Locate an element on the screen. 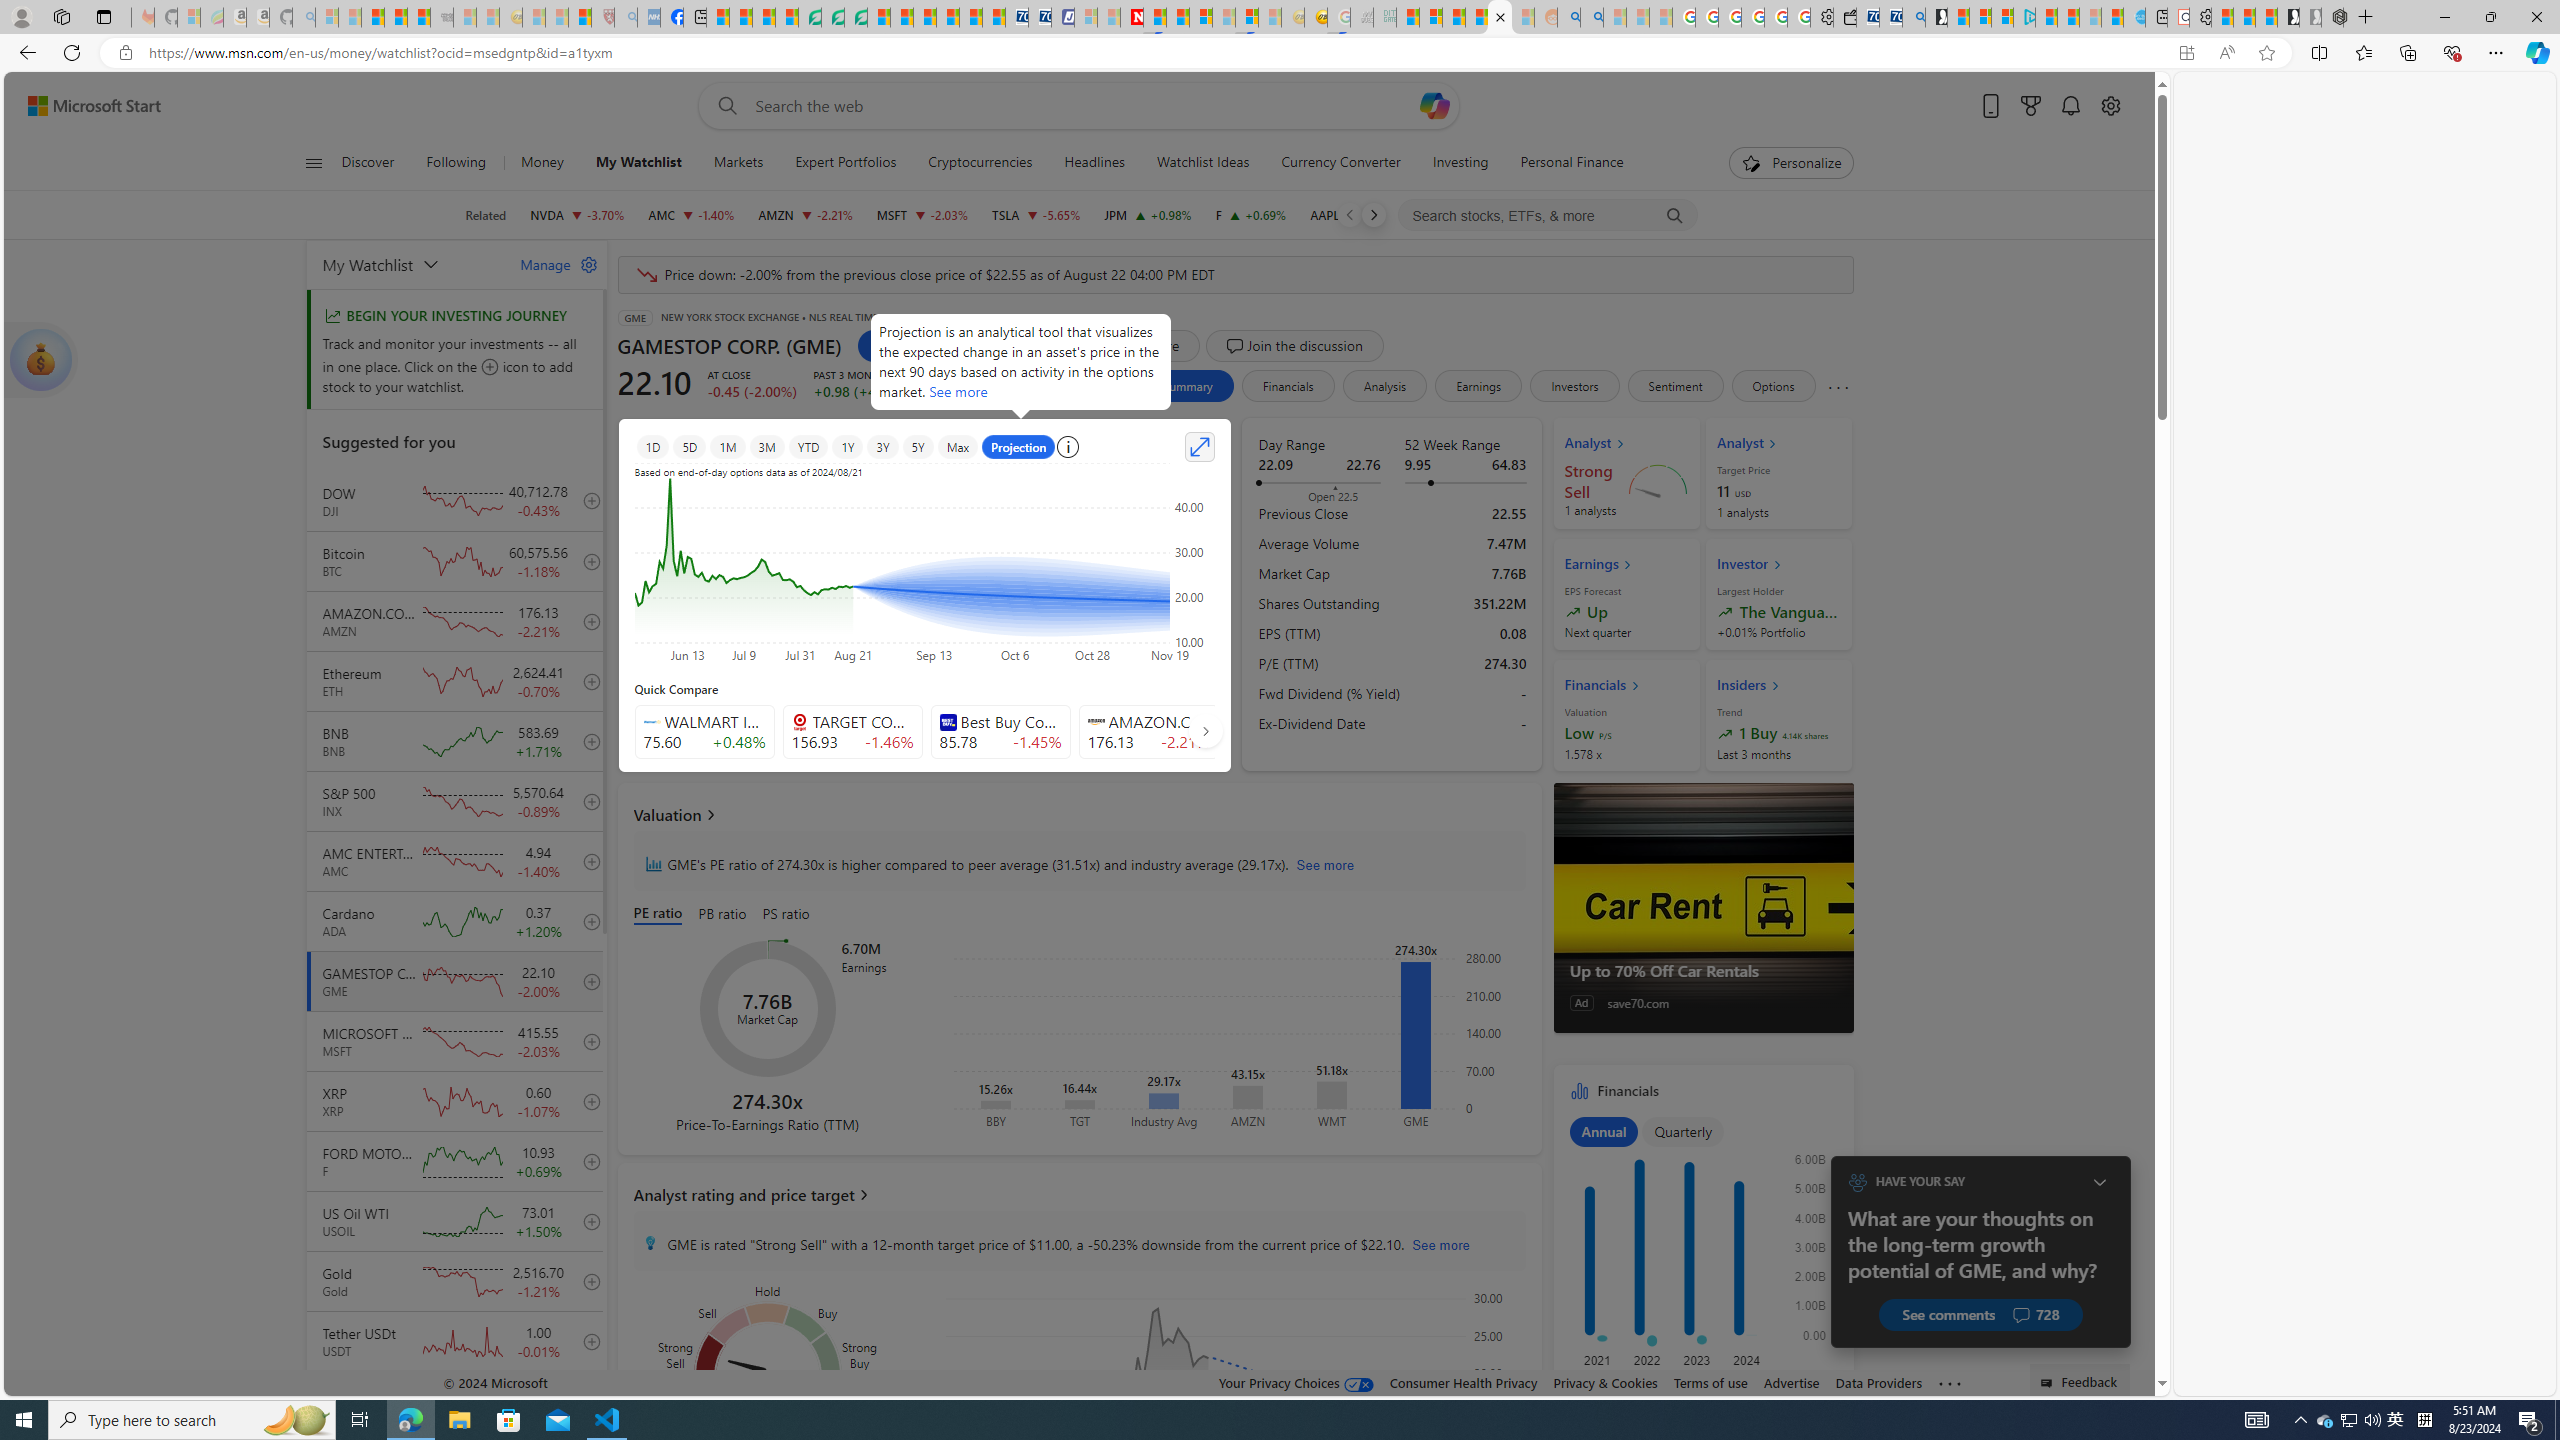  'Play Free Online Games | Games from Microsoft Start' is located at coordinates (2287, 16).